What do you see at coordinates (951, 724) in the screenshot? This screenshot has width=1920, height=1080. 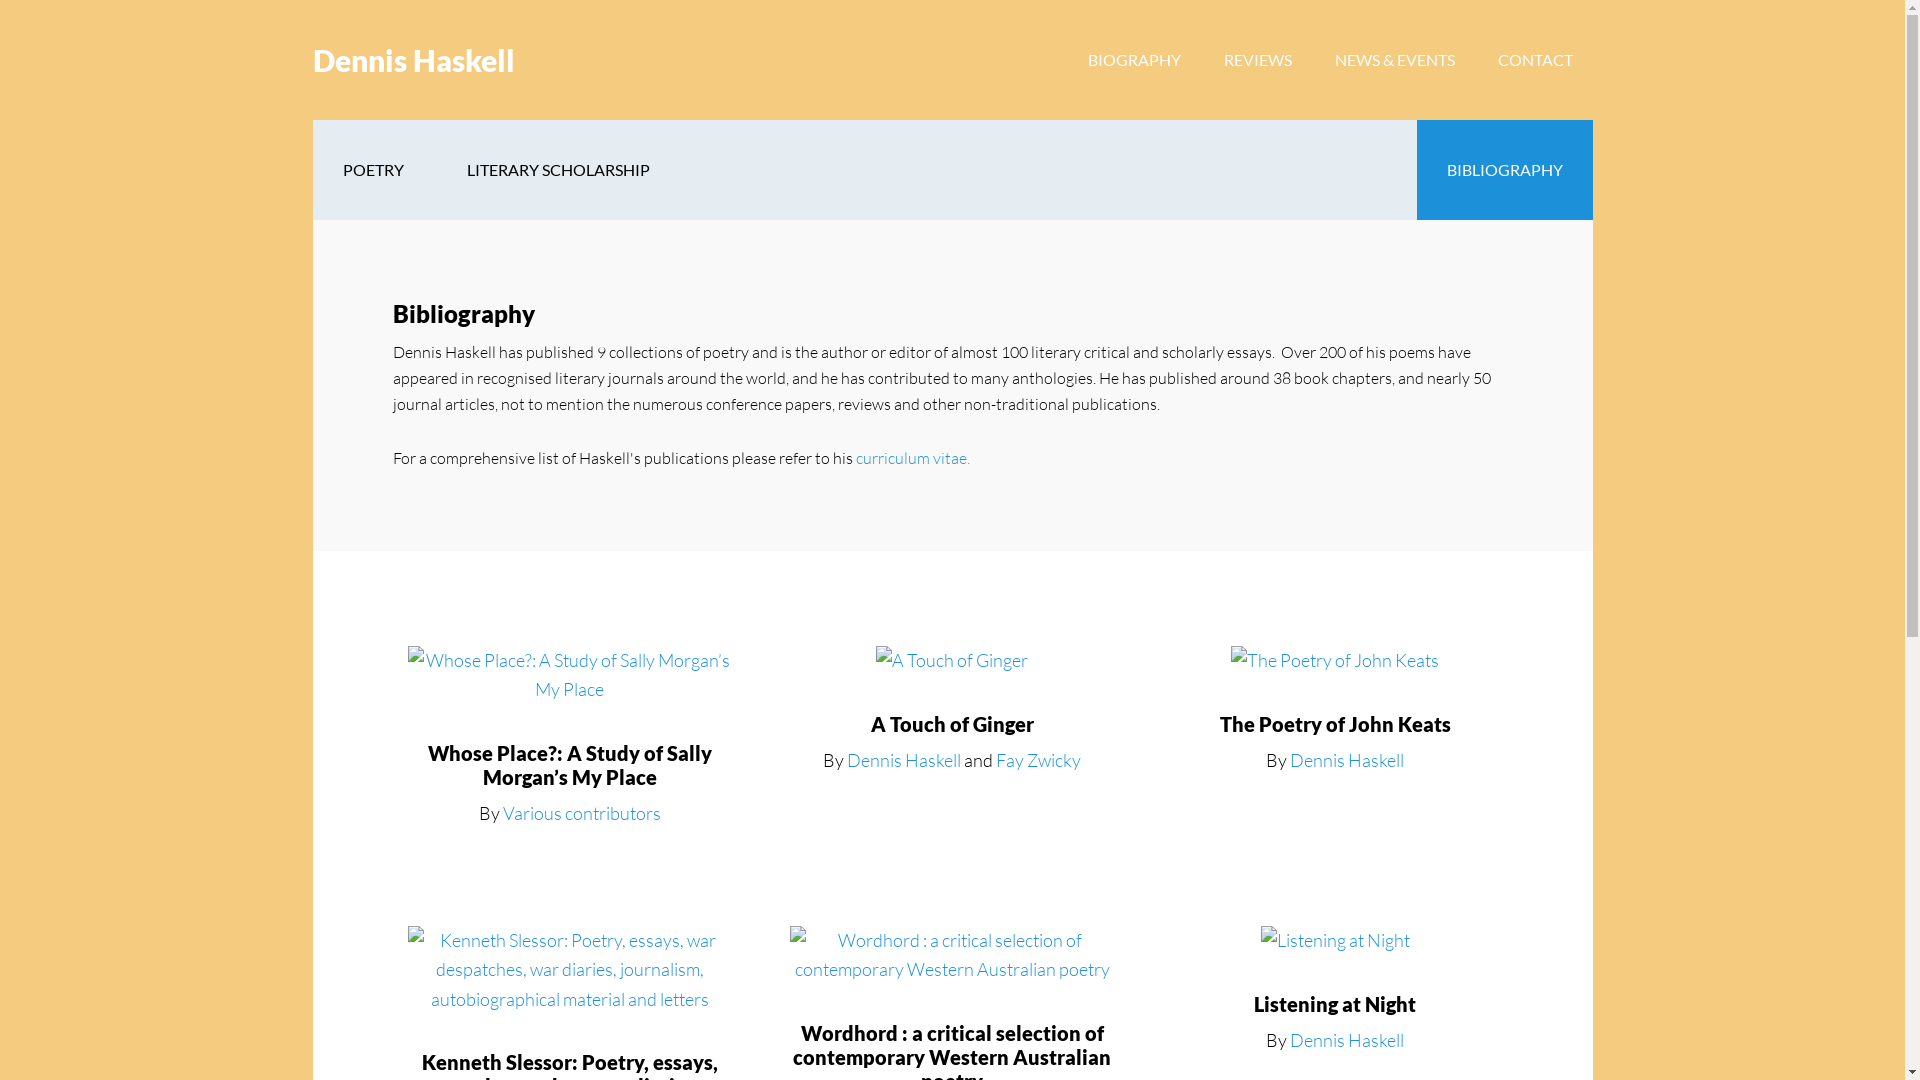 I see `'A Touch of Ginger'` at bounding box center [951, 724].